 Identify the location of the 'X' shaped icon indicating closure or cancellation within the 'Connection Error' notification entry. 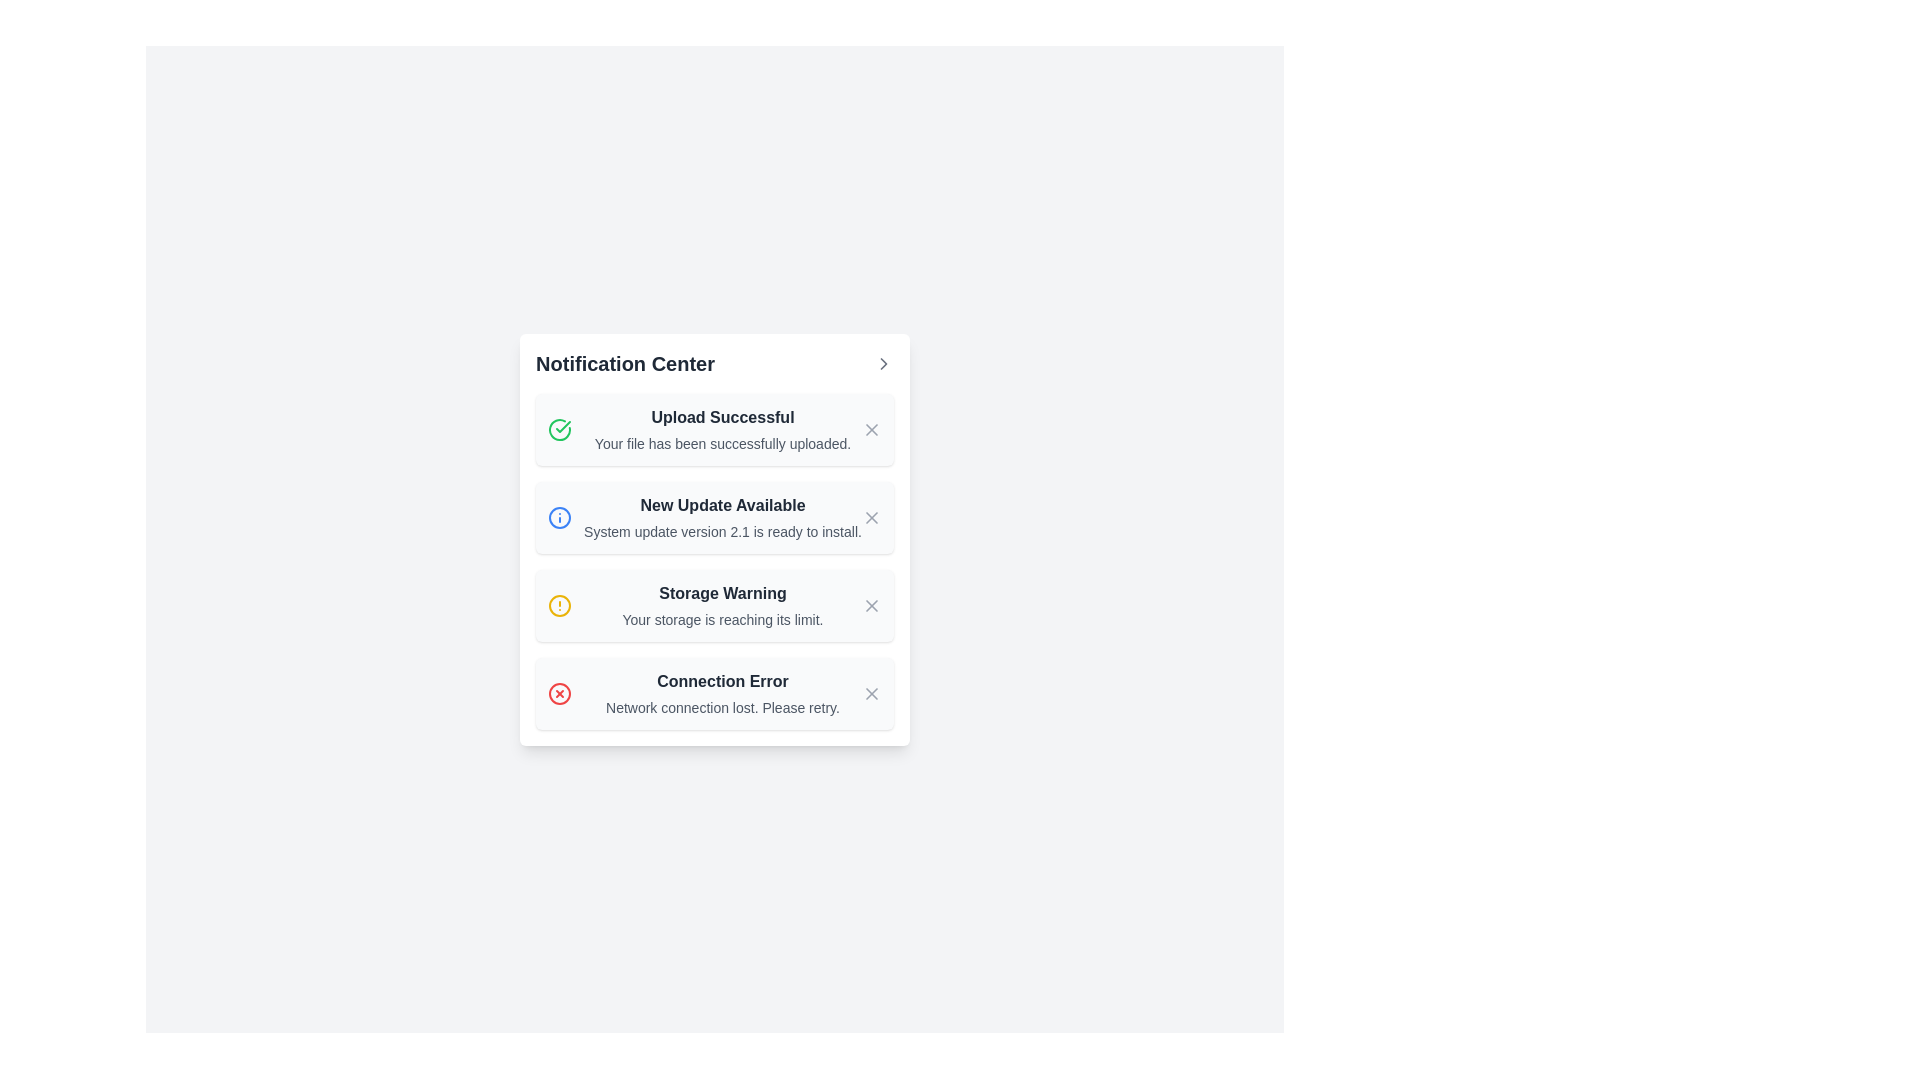
(871, 692).